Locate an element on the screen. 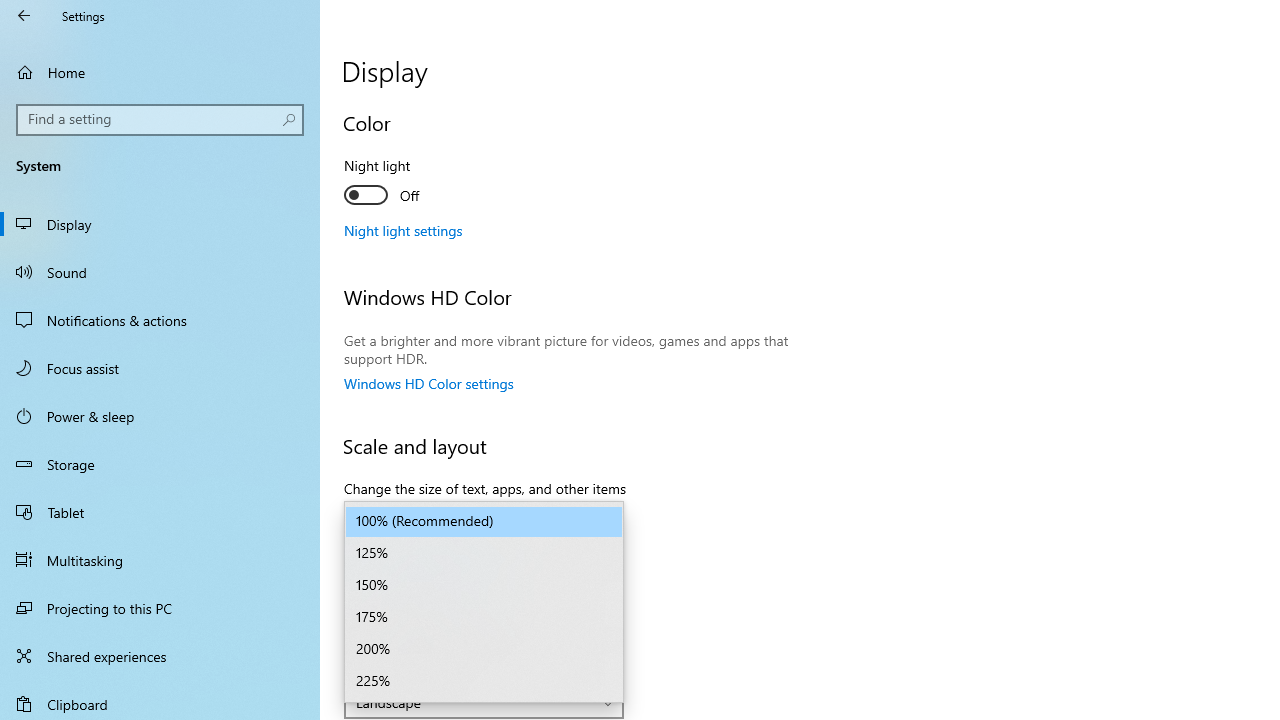 The width and height of the screenshot is (1280, 720). '200%' is located at coordinates (484, 650).